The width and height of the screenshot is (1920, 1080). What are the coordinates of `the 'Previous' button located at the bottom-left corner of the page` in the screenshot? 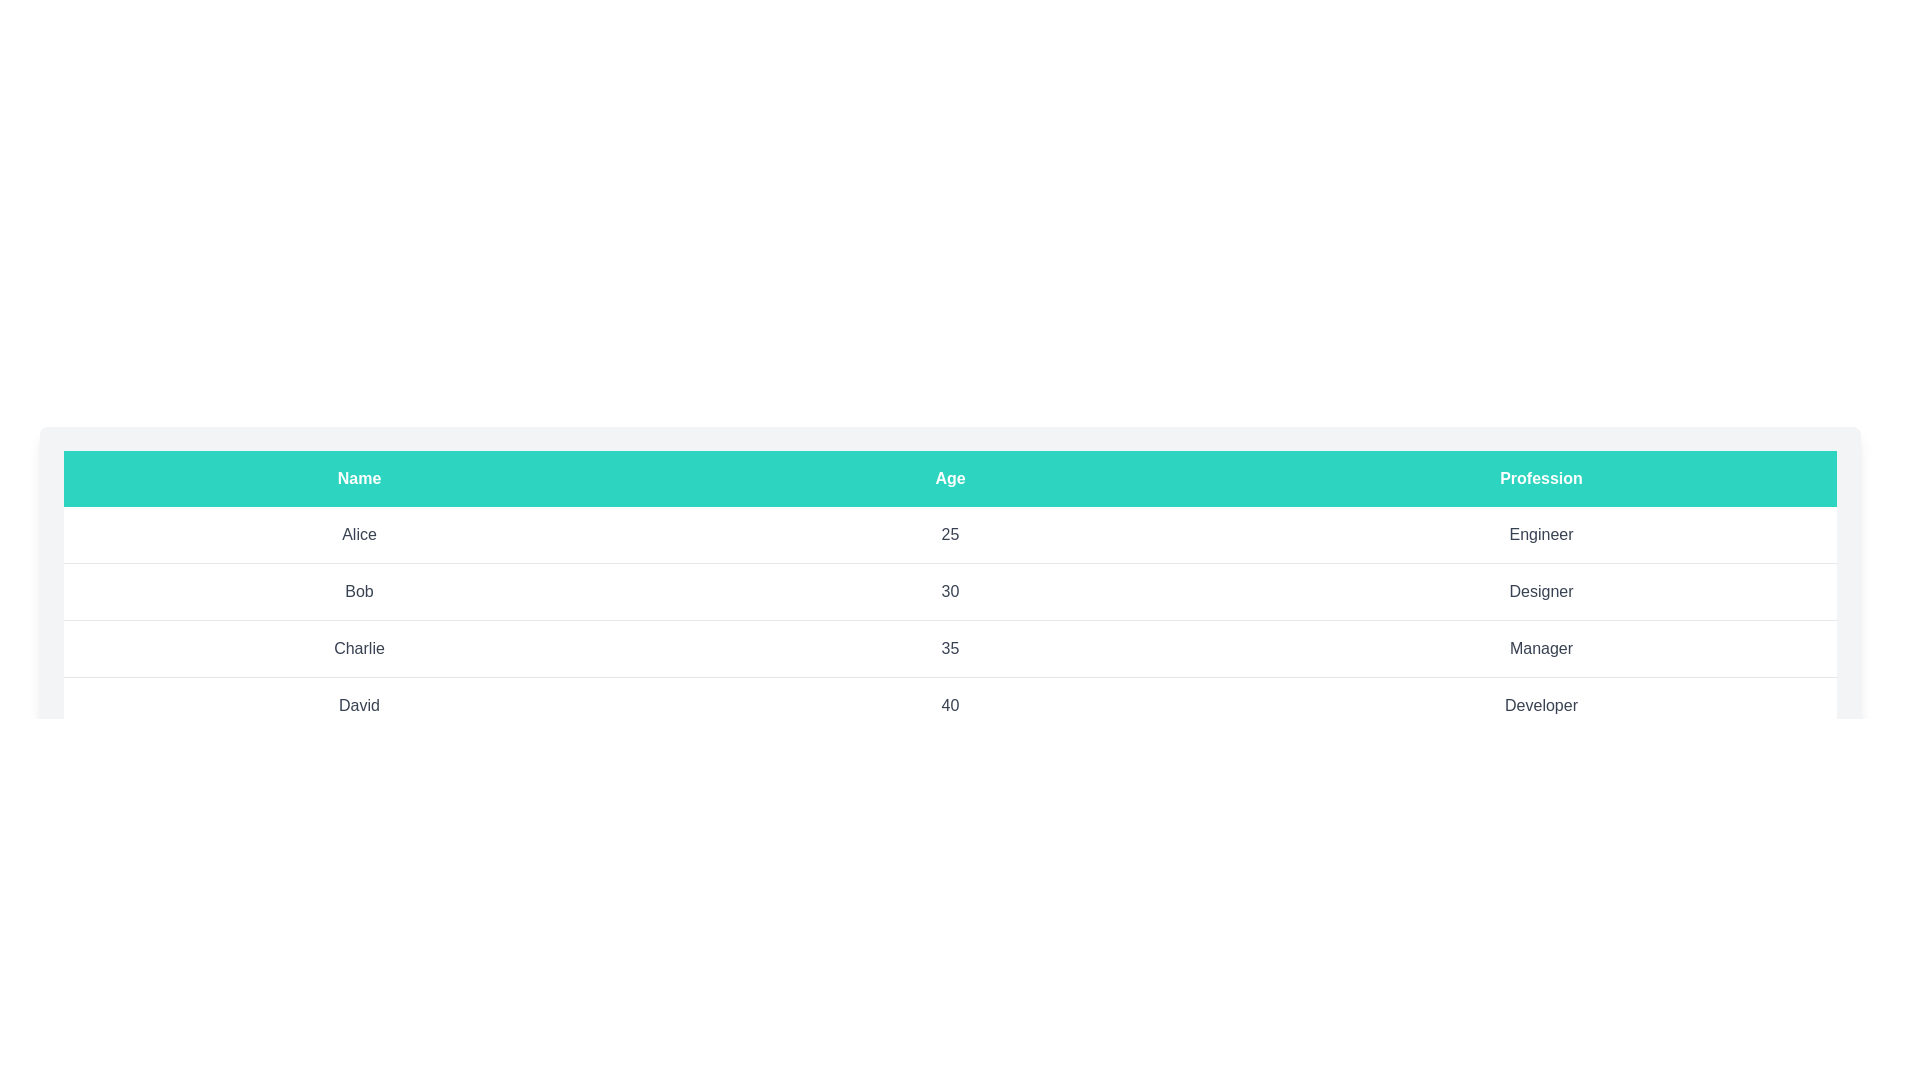 It's located at (110, 828).